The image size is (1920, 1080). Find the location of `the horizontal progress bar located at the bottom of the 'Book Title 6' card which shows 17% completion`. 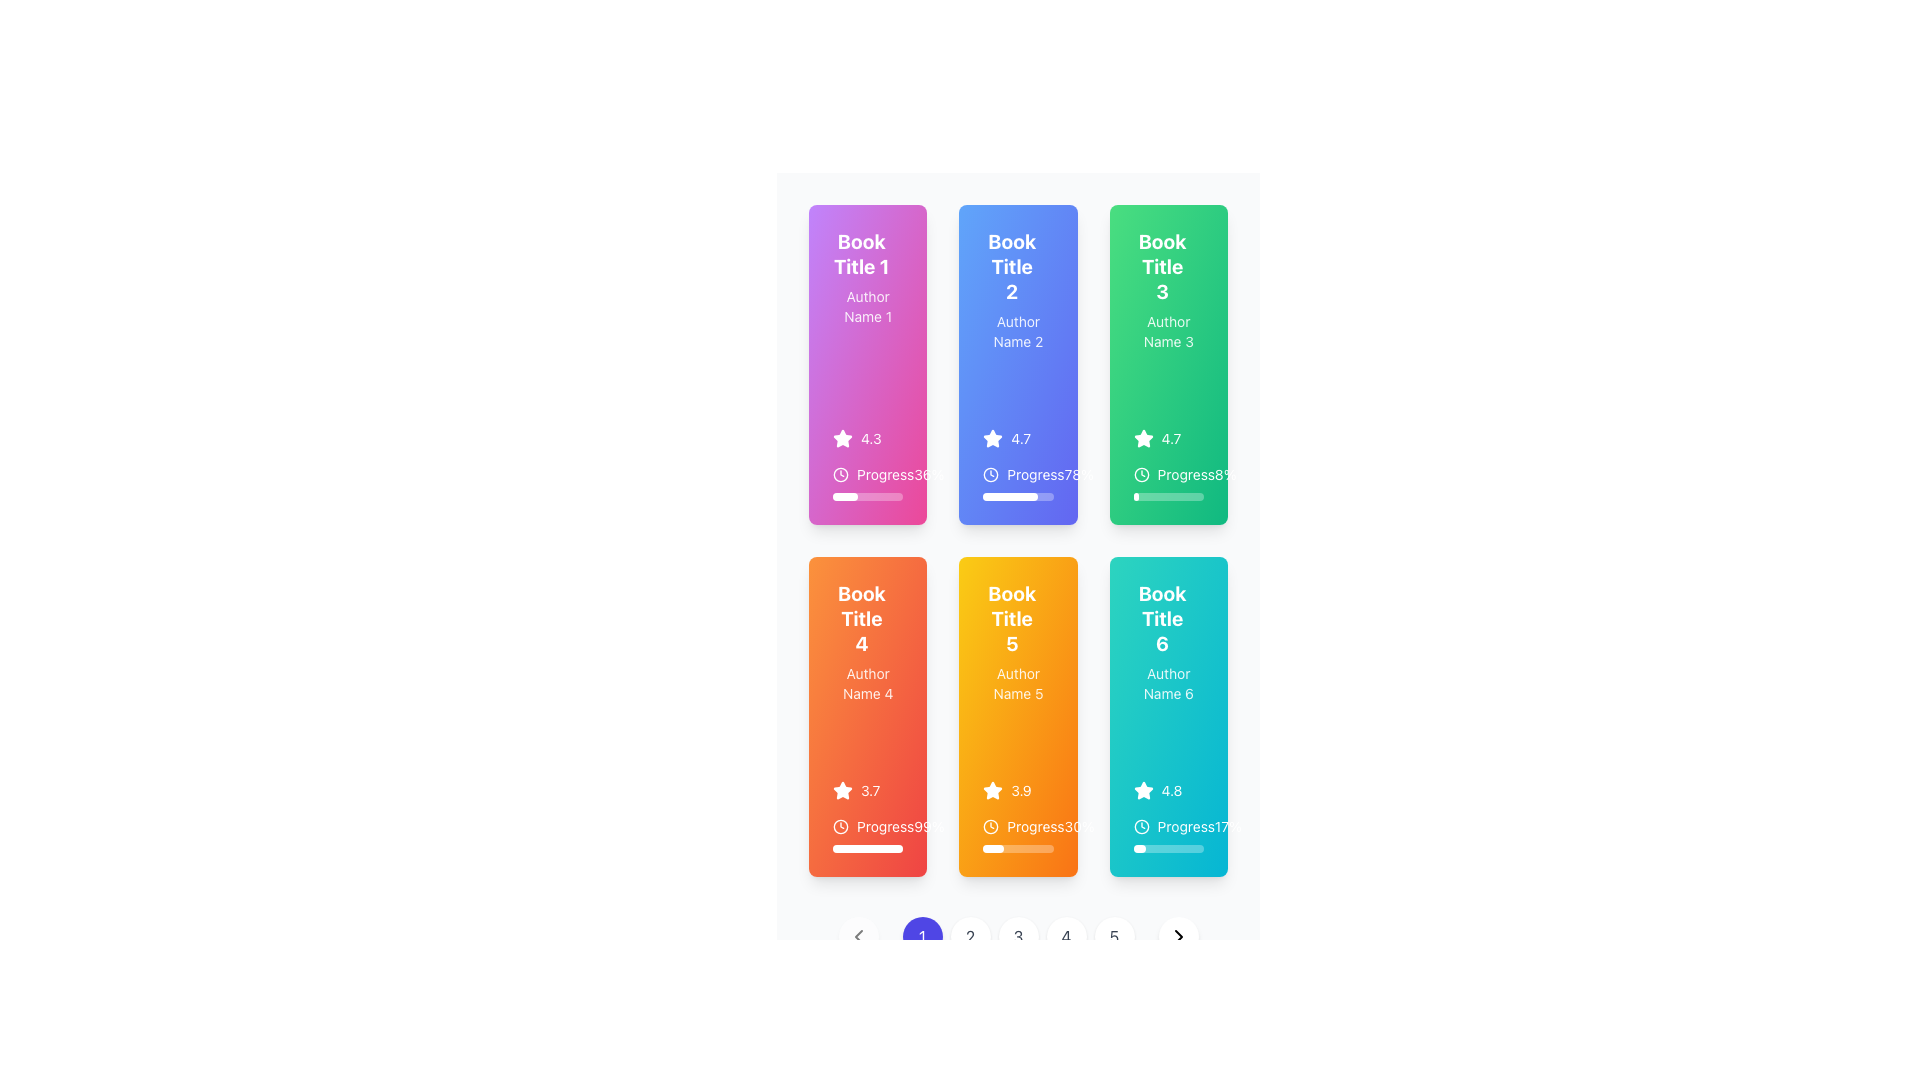

the horizontal progress bar located at the bottom of the 'Book Title 6' card which shows 17% completion is located at coordinates (1168, 848).